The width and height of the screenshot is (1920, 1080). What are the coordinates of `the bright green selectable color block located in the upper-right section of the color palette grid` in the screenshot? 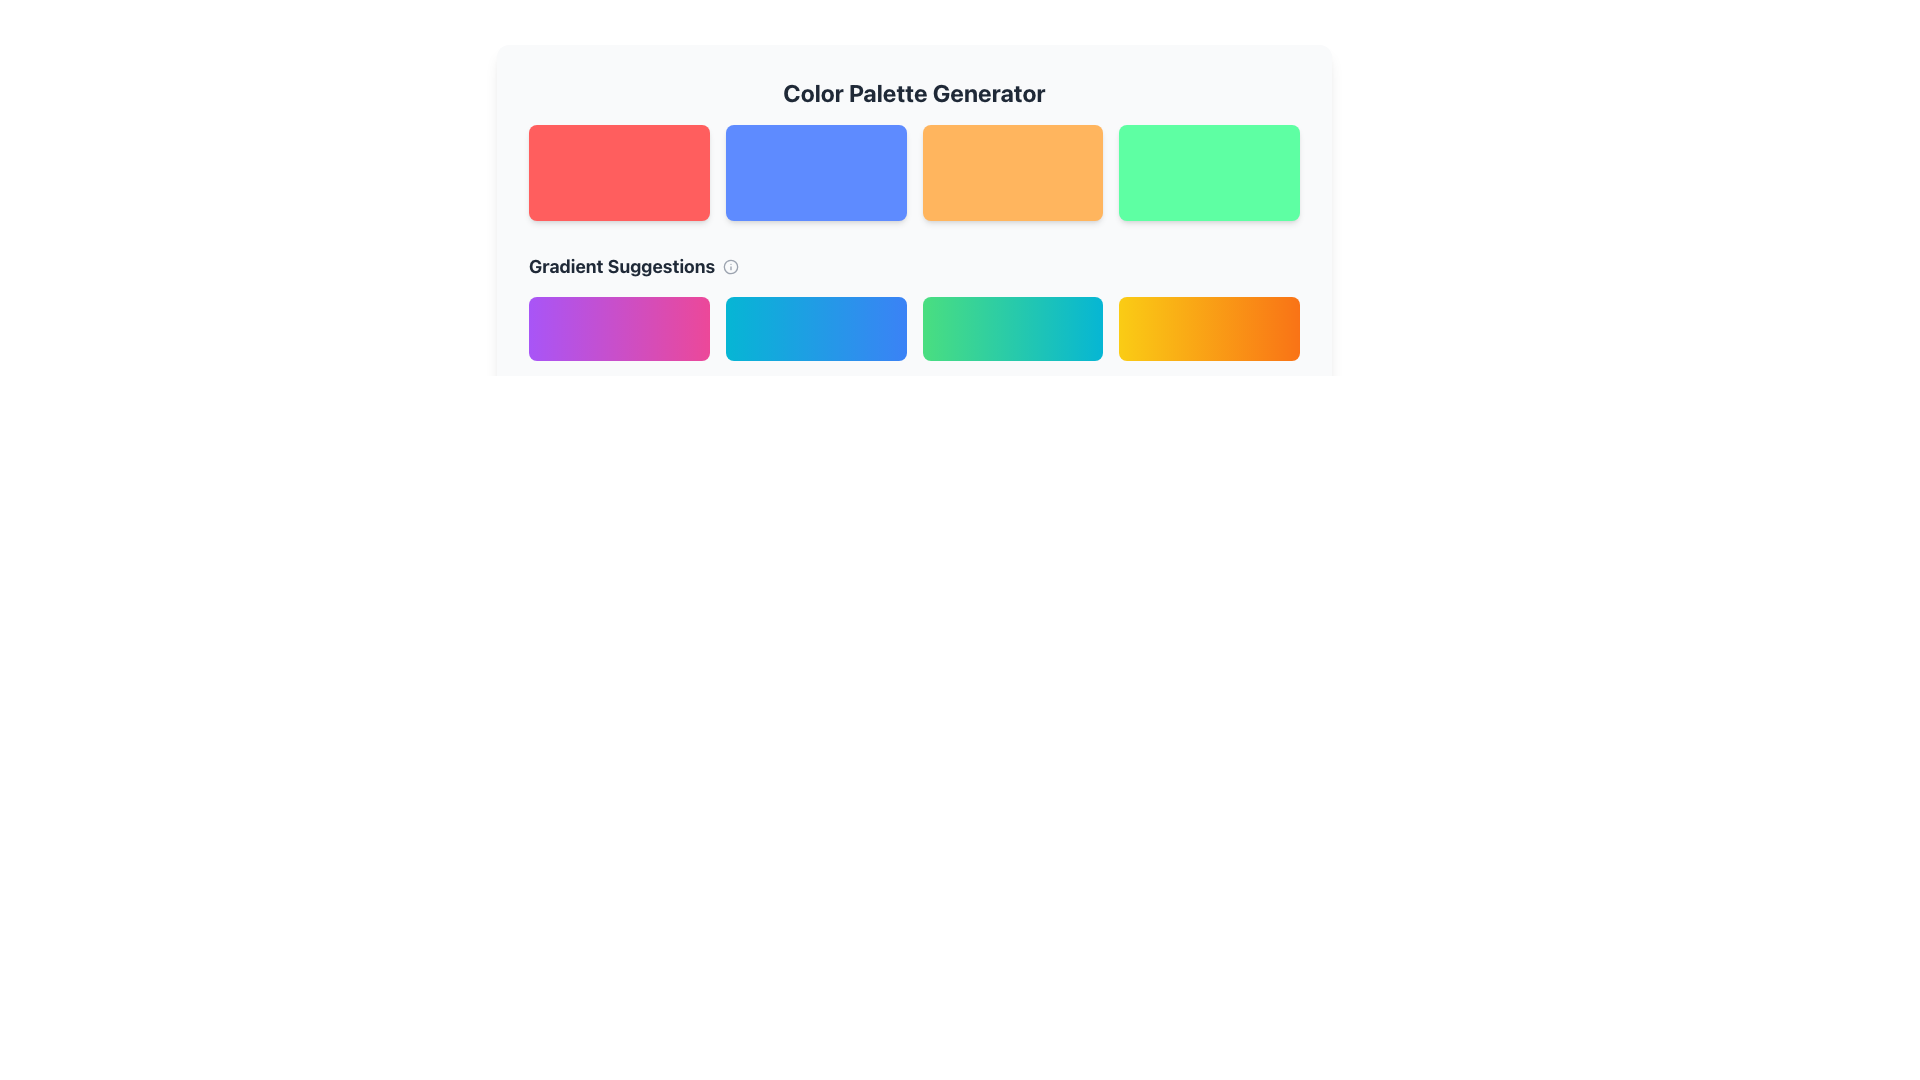 It's located at (1208, 172).